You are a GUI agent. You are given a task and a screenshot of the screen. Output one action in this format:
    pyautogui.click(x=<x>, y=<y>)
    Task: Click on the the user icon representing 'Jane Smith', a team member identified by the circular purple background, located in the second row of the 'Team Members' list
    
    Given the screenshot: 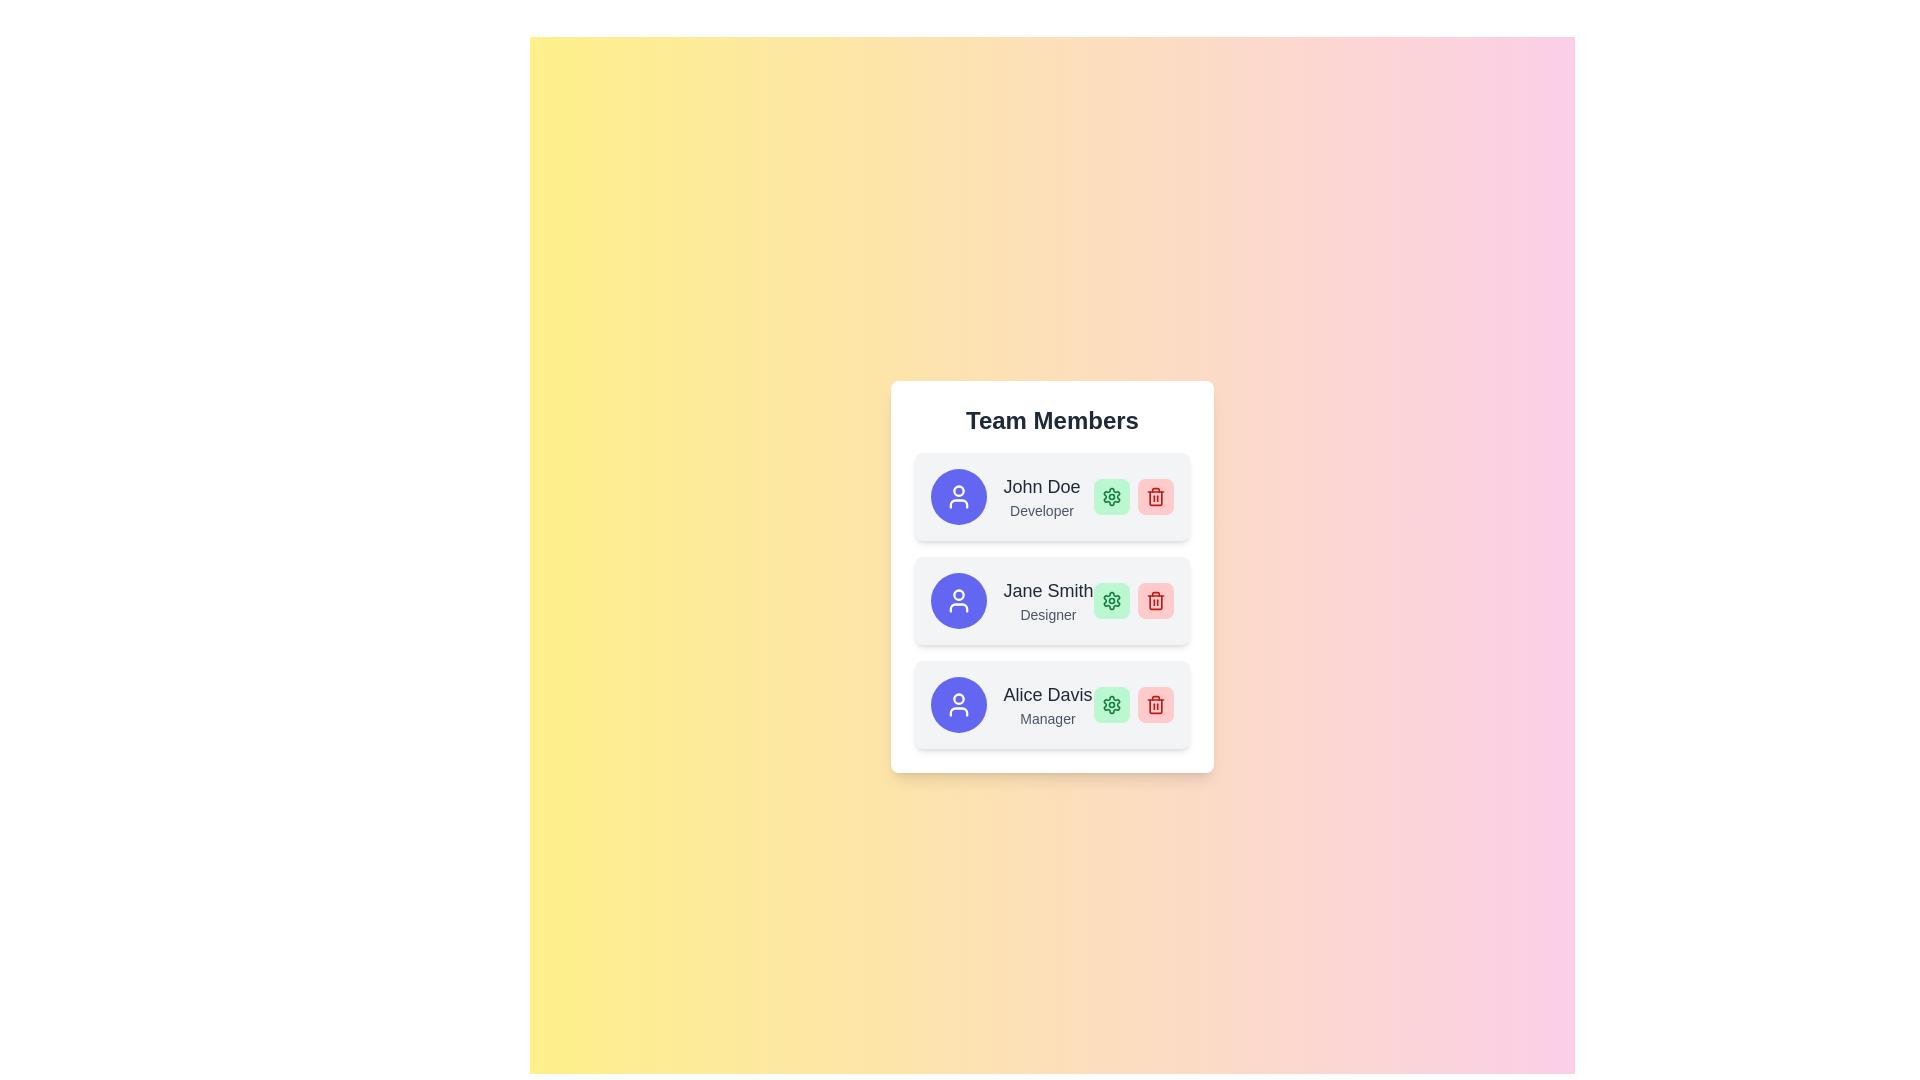 What is the action you would take?
    pyautogui.click(x=958, y=600)
    